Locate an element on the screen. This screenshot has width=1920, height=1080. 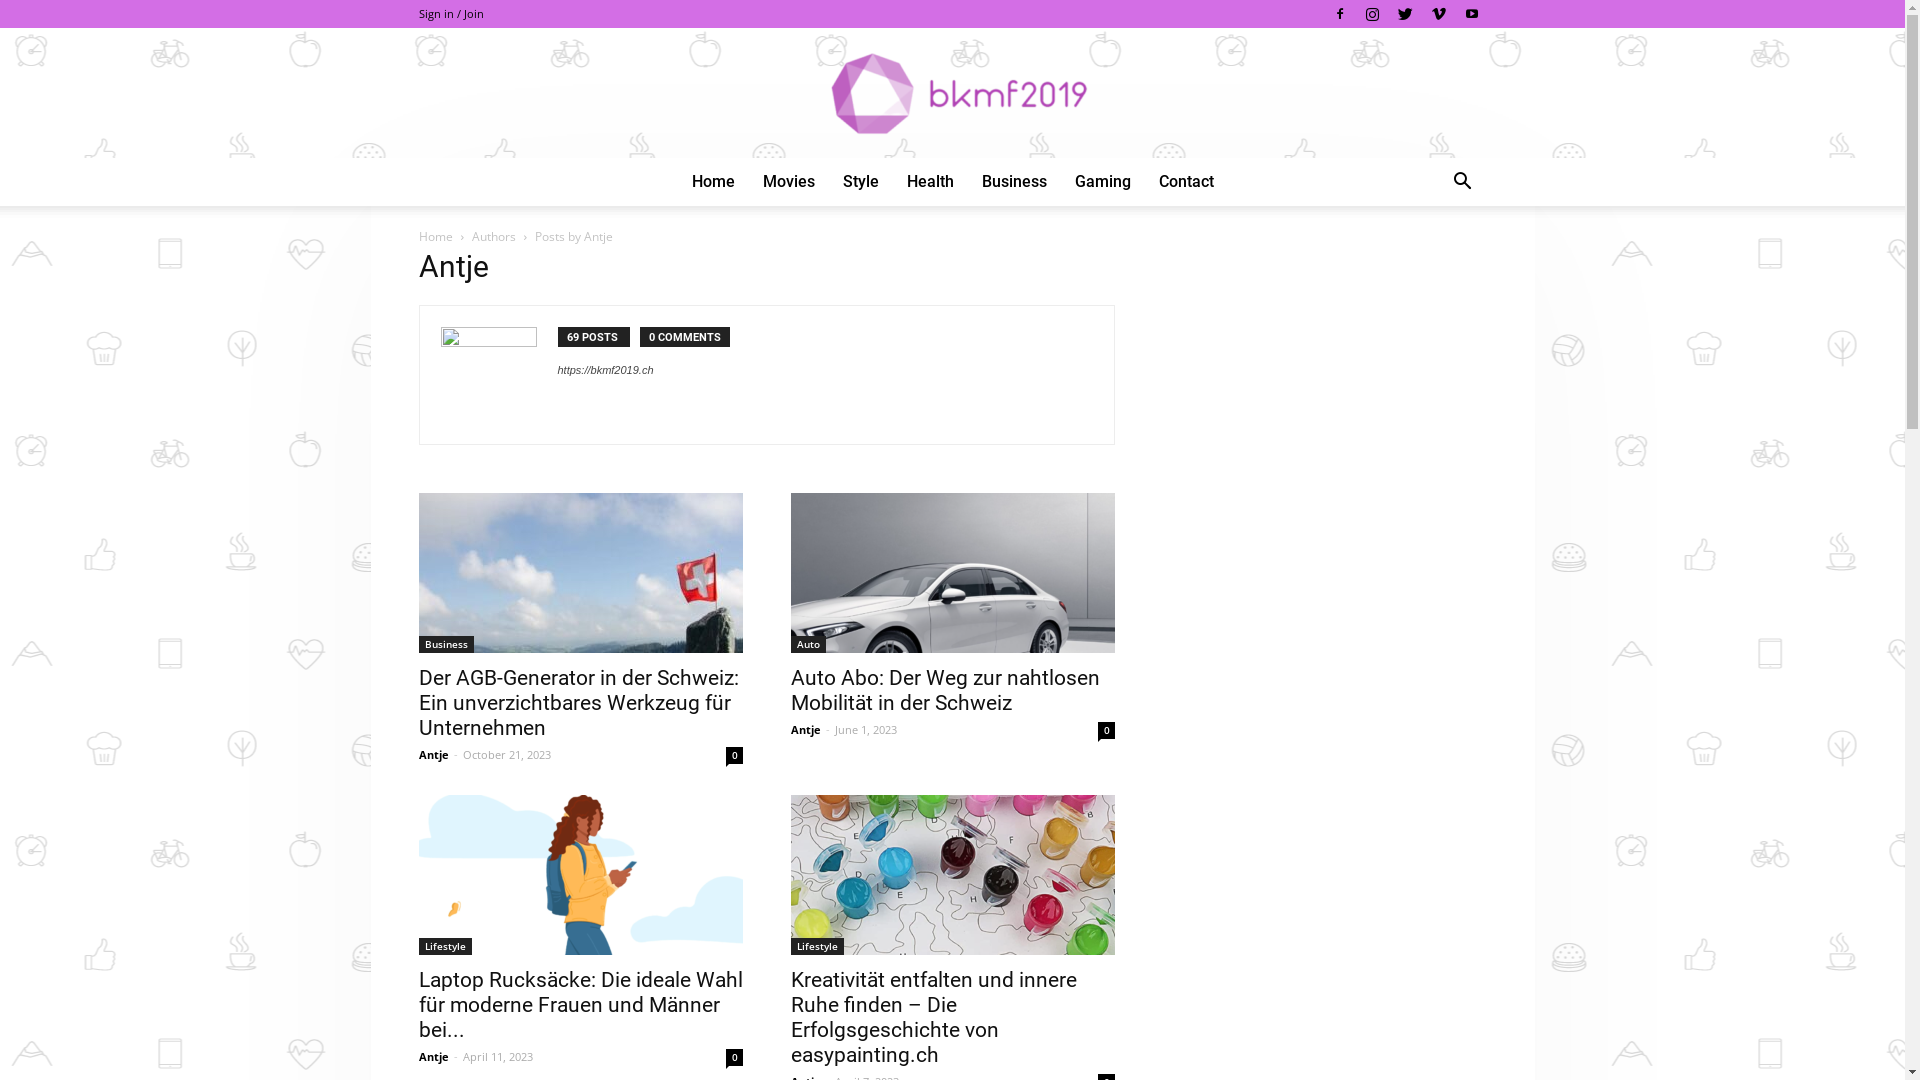
'https://bkmf2019.ch' is located at coordinates (604, 370).